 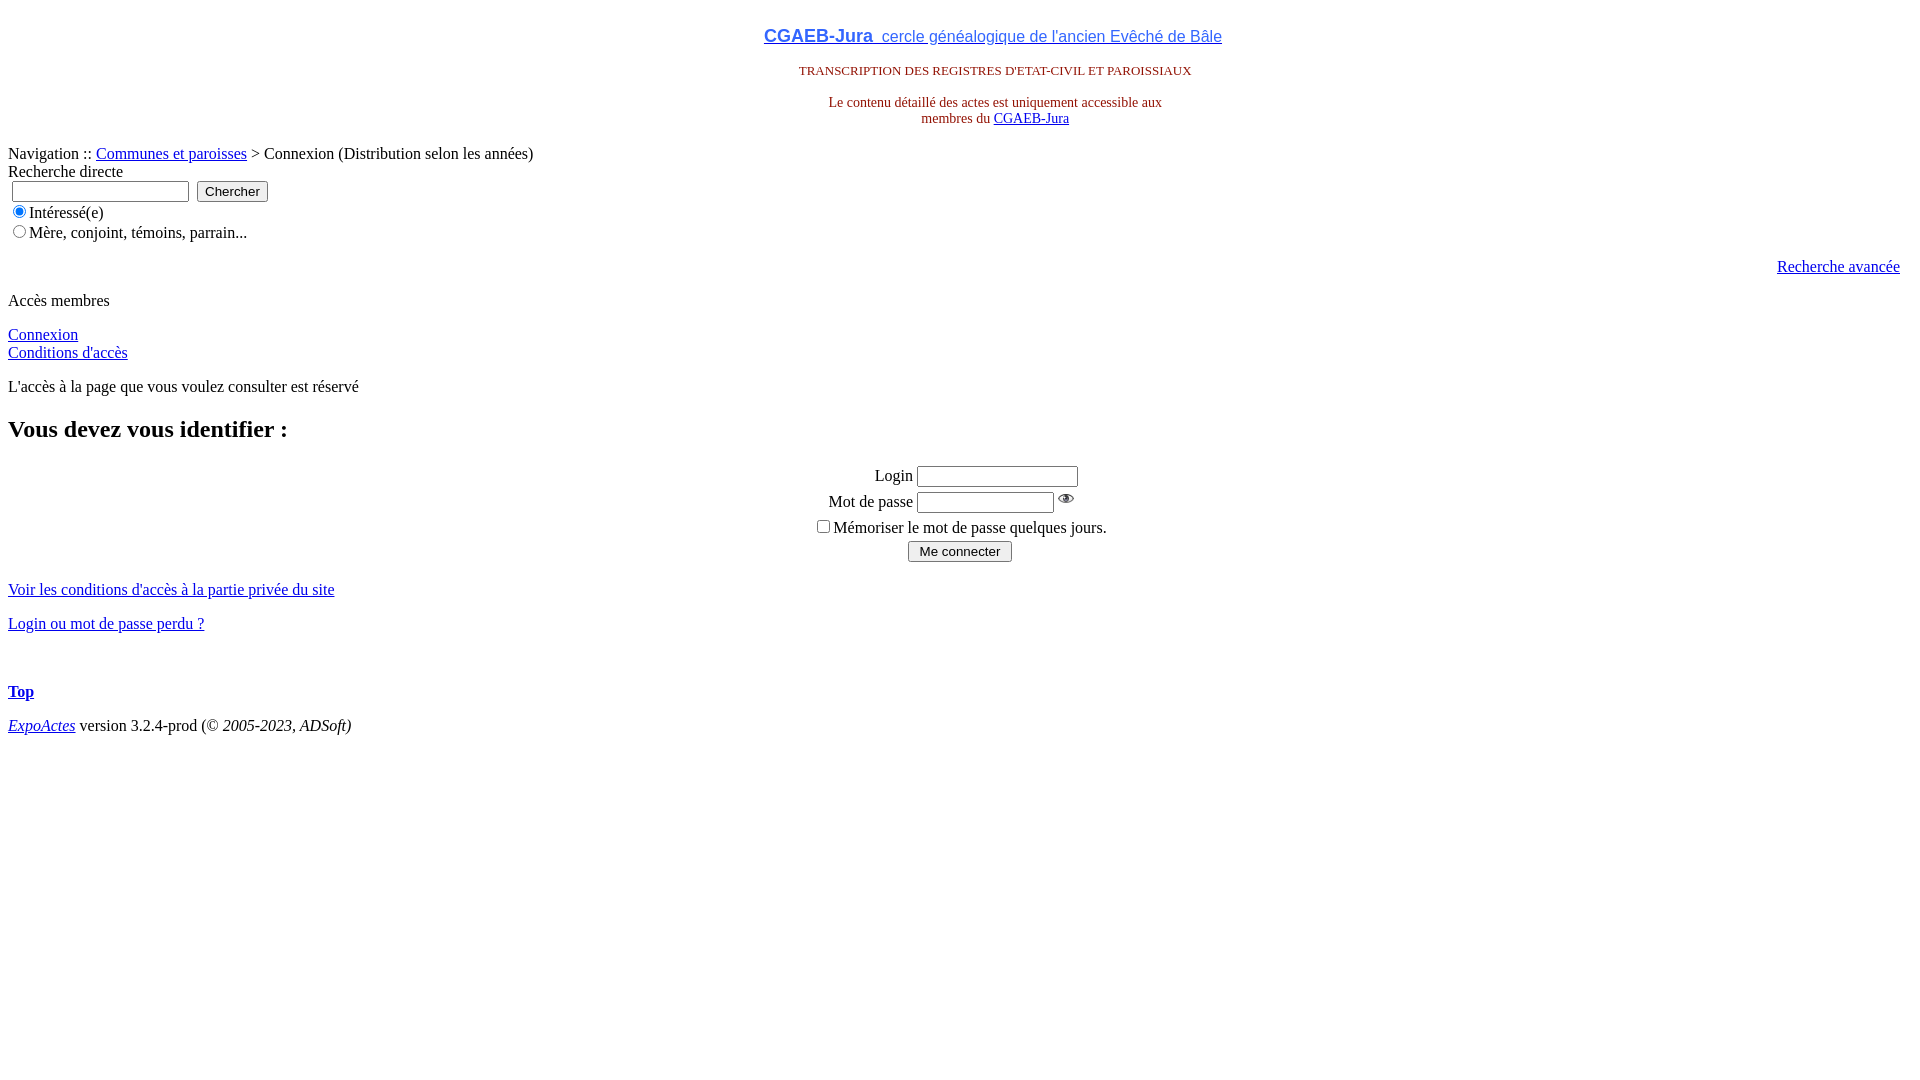 What do you see at coordinates (171, 152) in the screenshot?
I see `'Communes et paroisses'` at bounding box center [171, 152].